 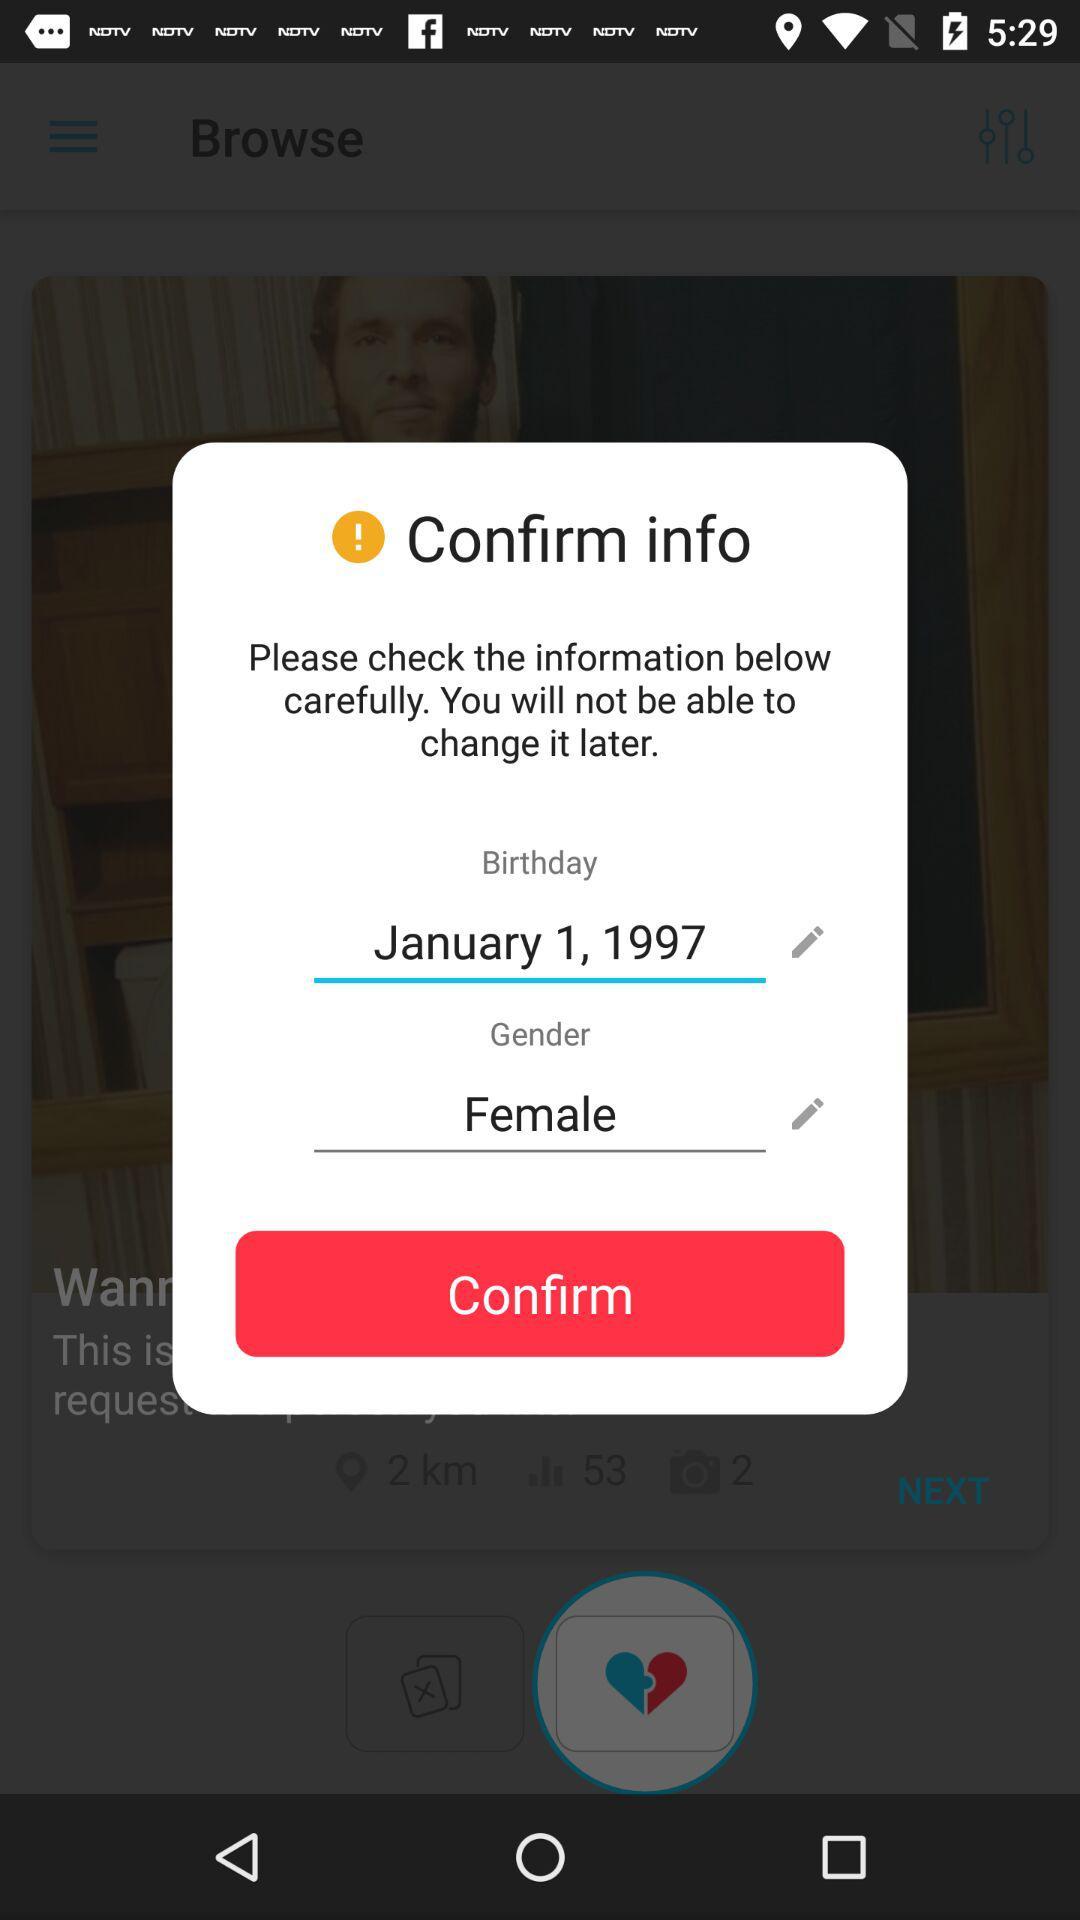 What do you see at coordinates (540, 1112) in the screenshot?
I see `the female` at bounding box center [540, 1112].